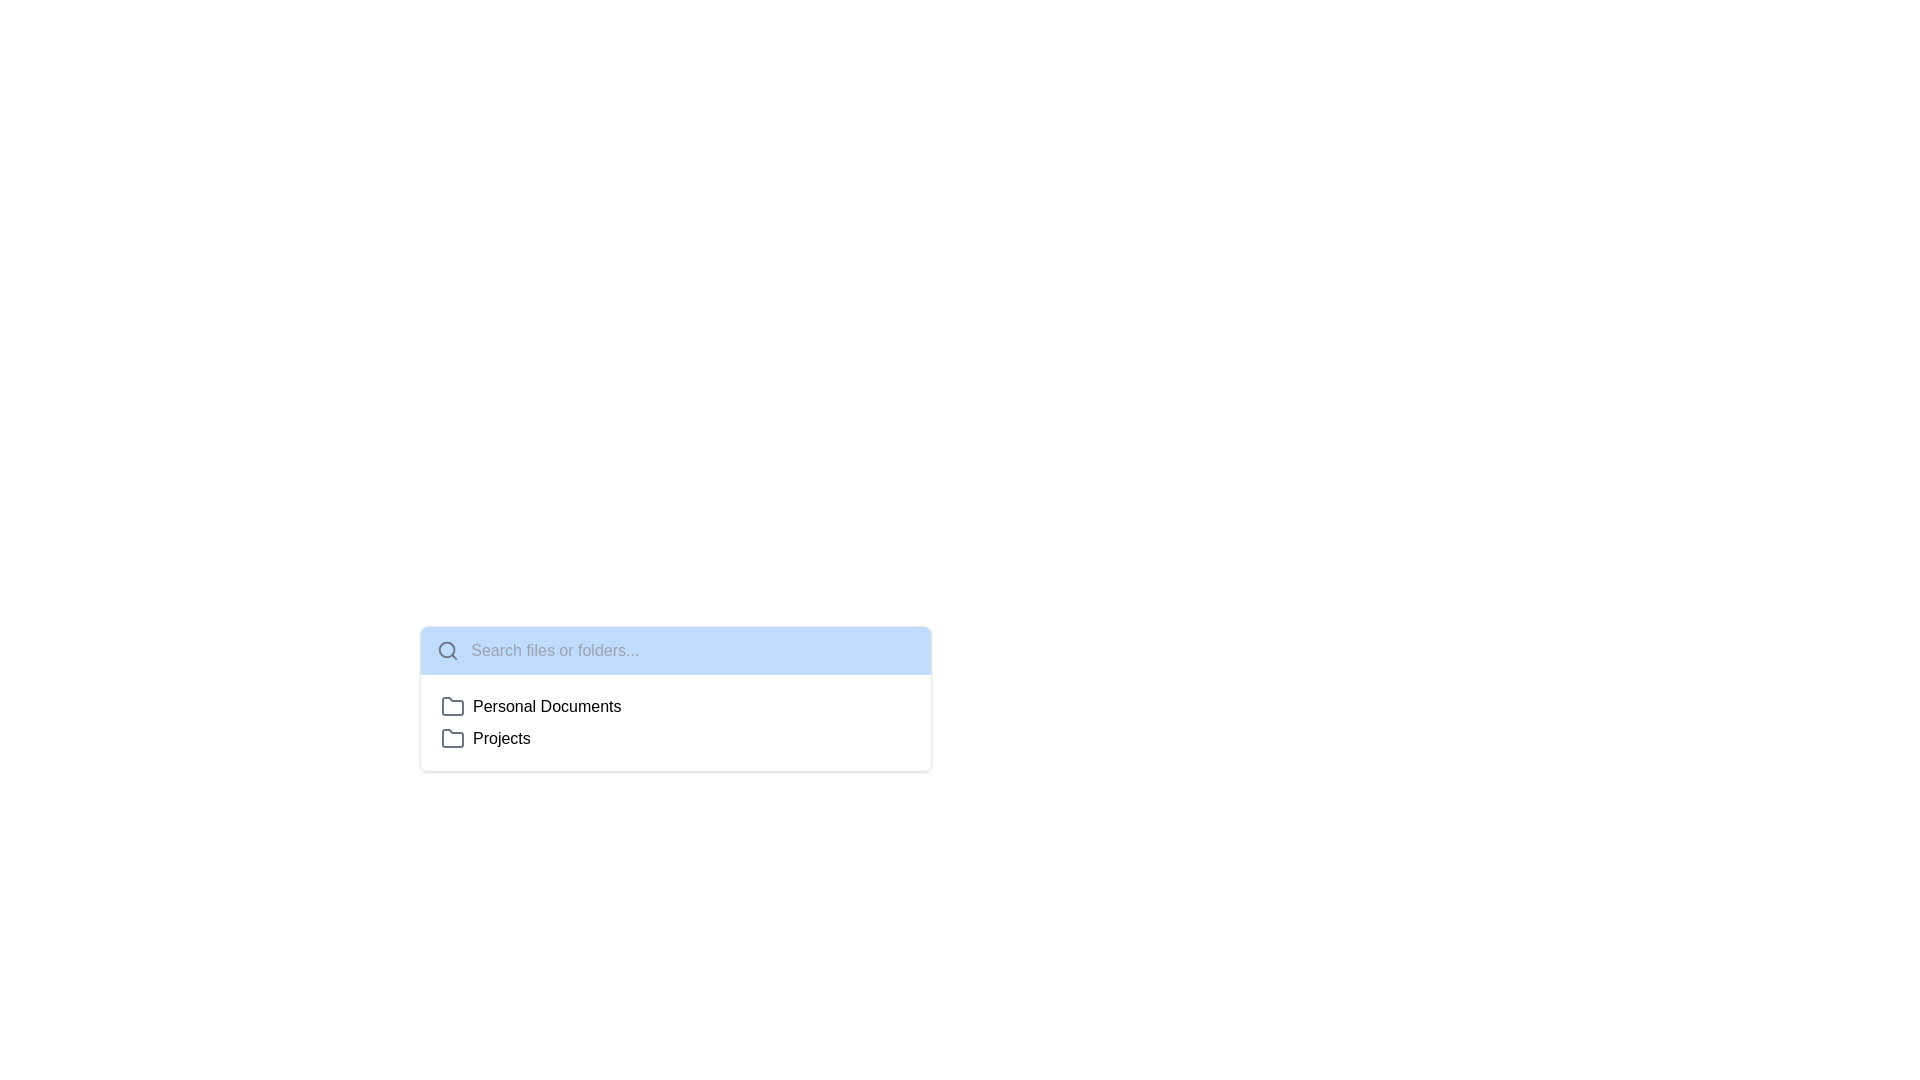 The height and width of the screenshot is (1080, 1920). What do you see at coordinates (451, 739) in the screenshot?
I see `the folder icon, which is styled in a minimalist gray design and is the first element in the horizontal group next to the 'Projects' label, located in the second row of the dropdown menu` at bounding box center [451, 739].